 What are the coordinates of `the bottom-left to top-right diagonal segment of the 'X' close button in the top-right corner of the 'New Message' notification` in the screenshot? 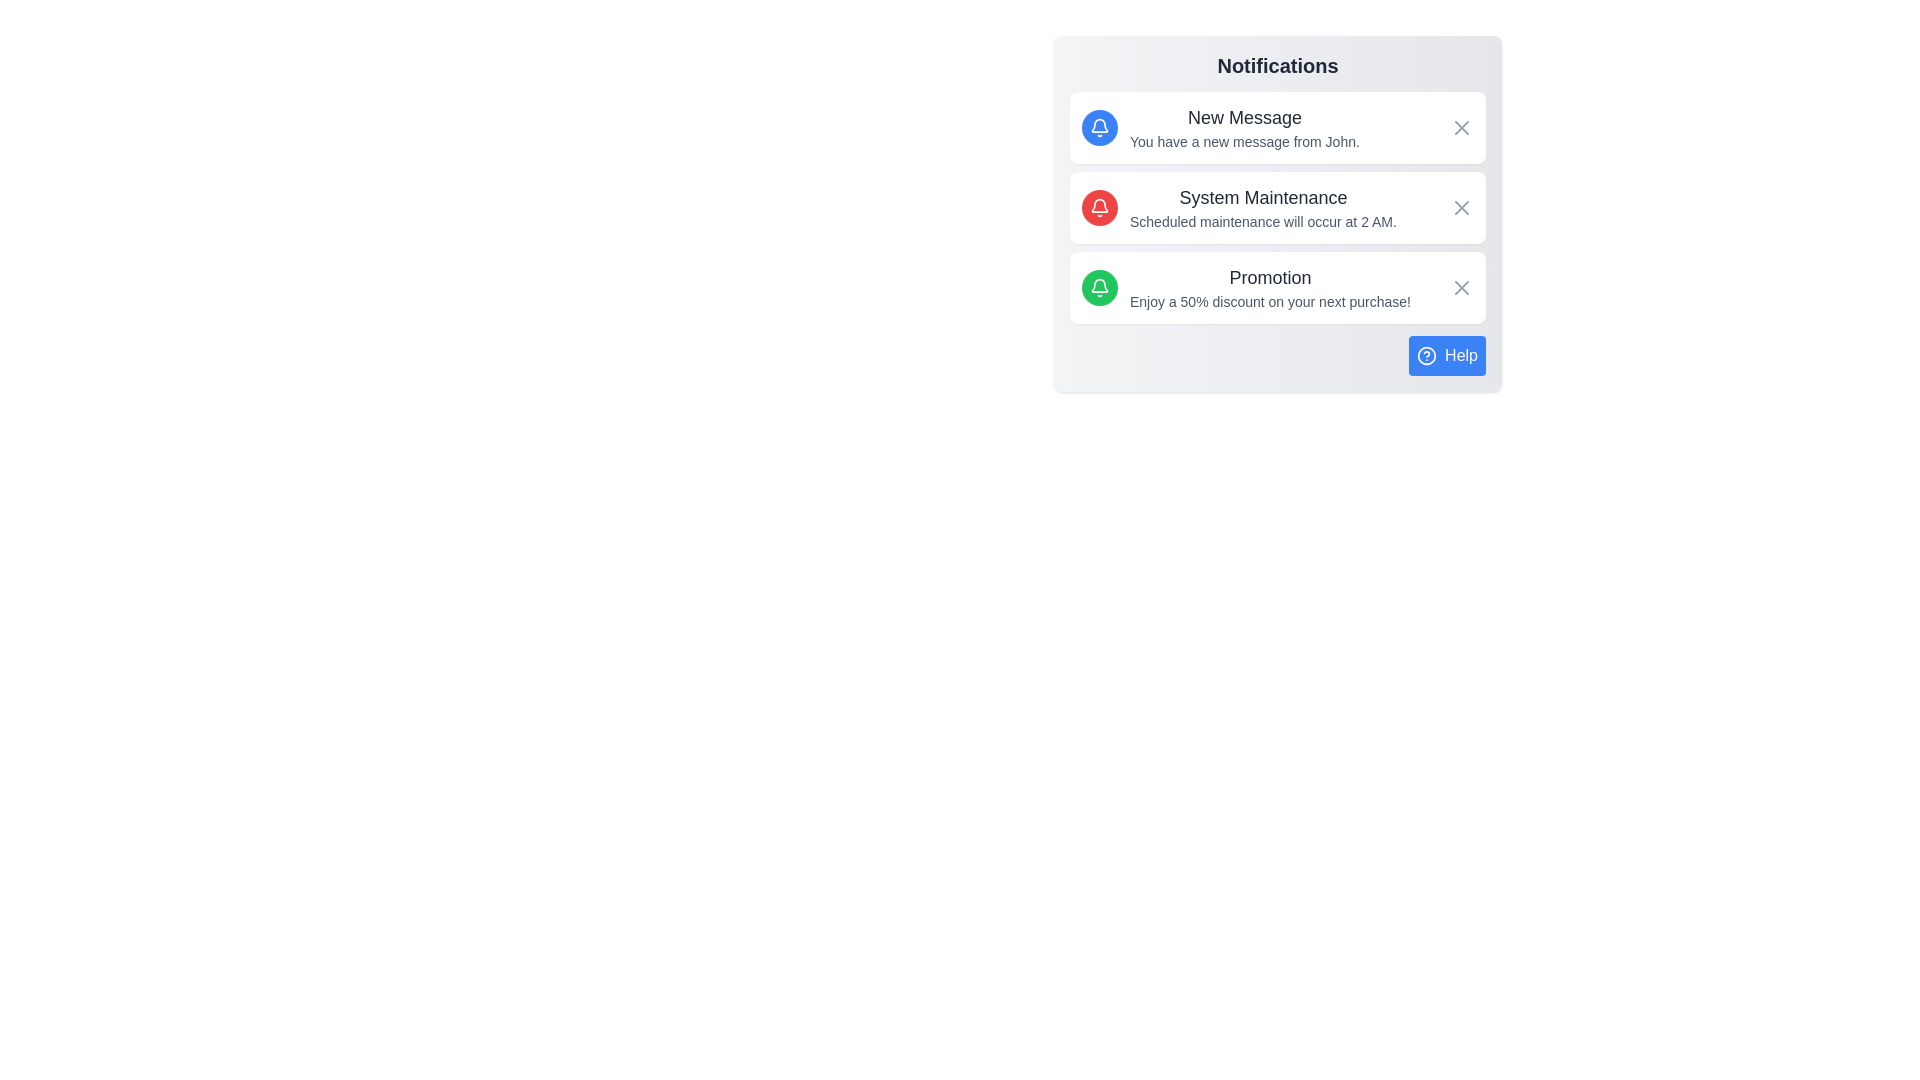 It's located at (1462, 127).